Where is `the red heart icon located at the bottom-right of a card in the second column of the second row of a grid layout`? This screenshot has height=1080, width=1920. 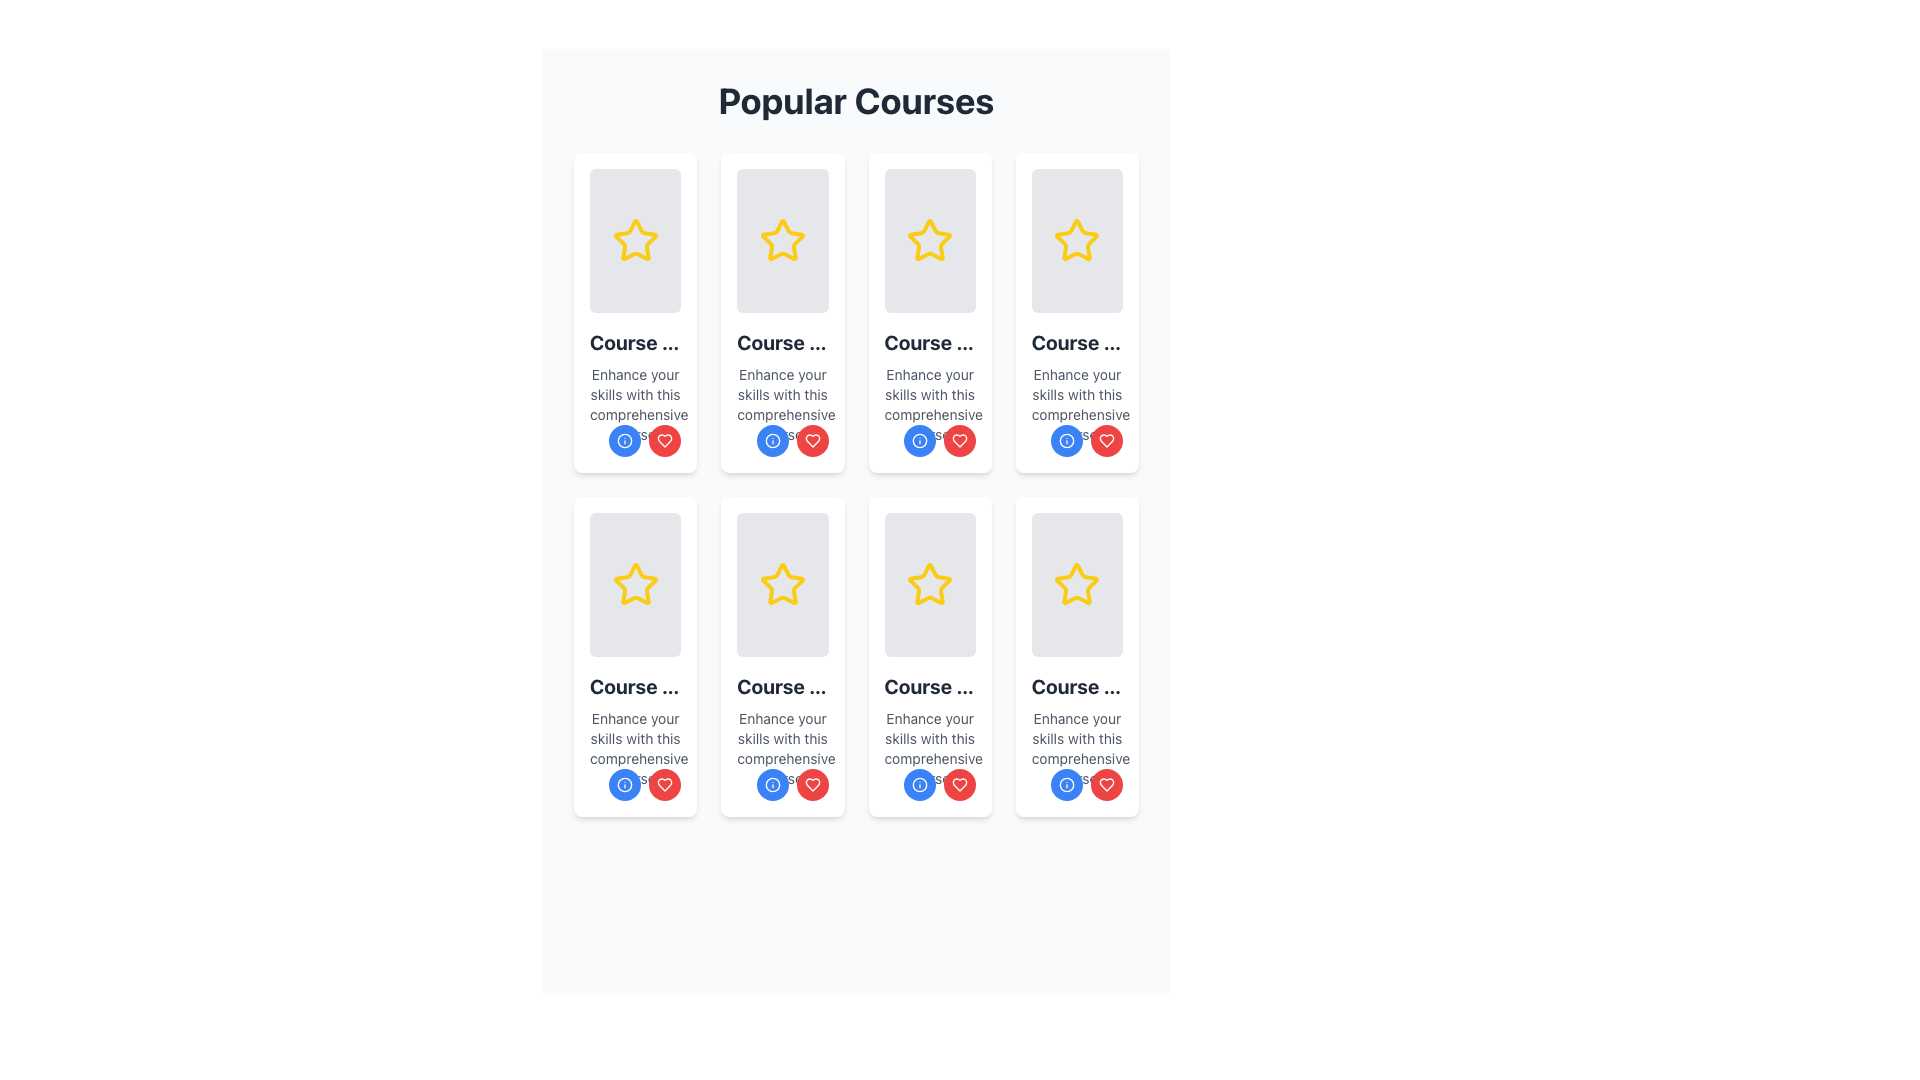 the red heart icon located at the bottom-right of a card in the second column of the second row of a grid layout is located at coordinates (958, 439).